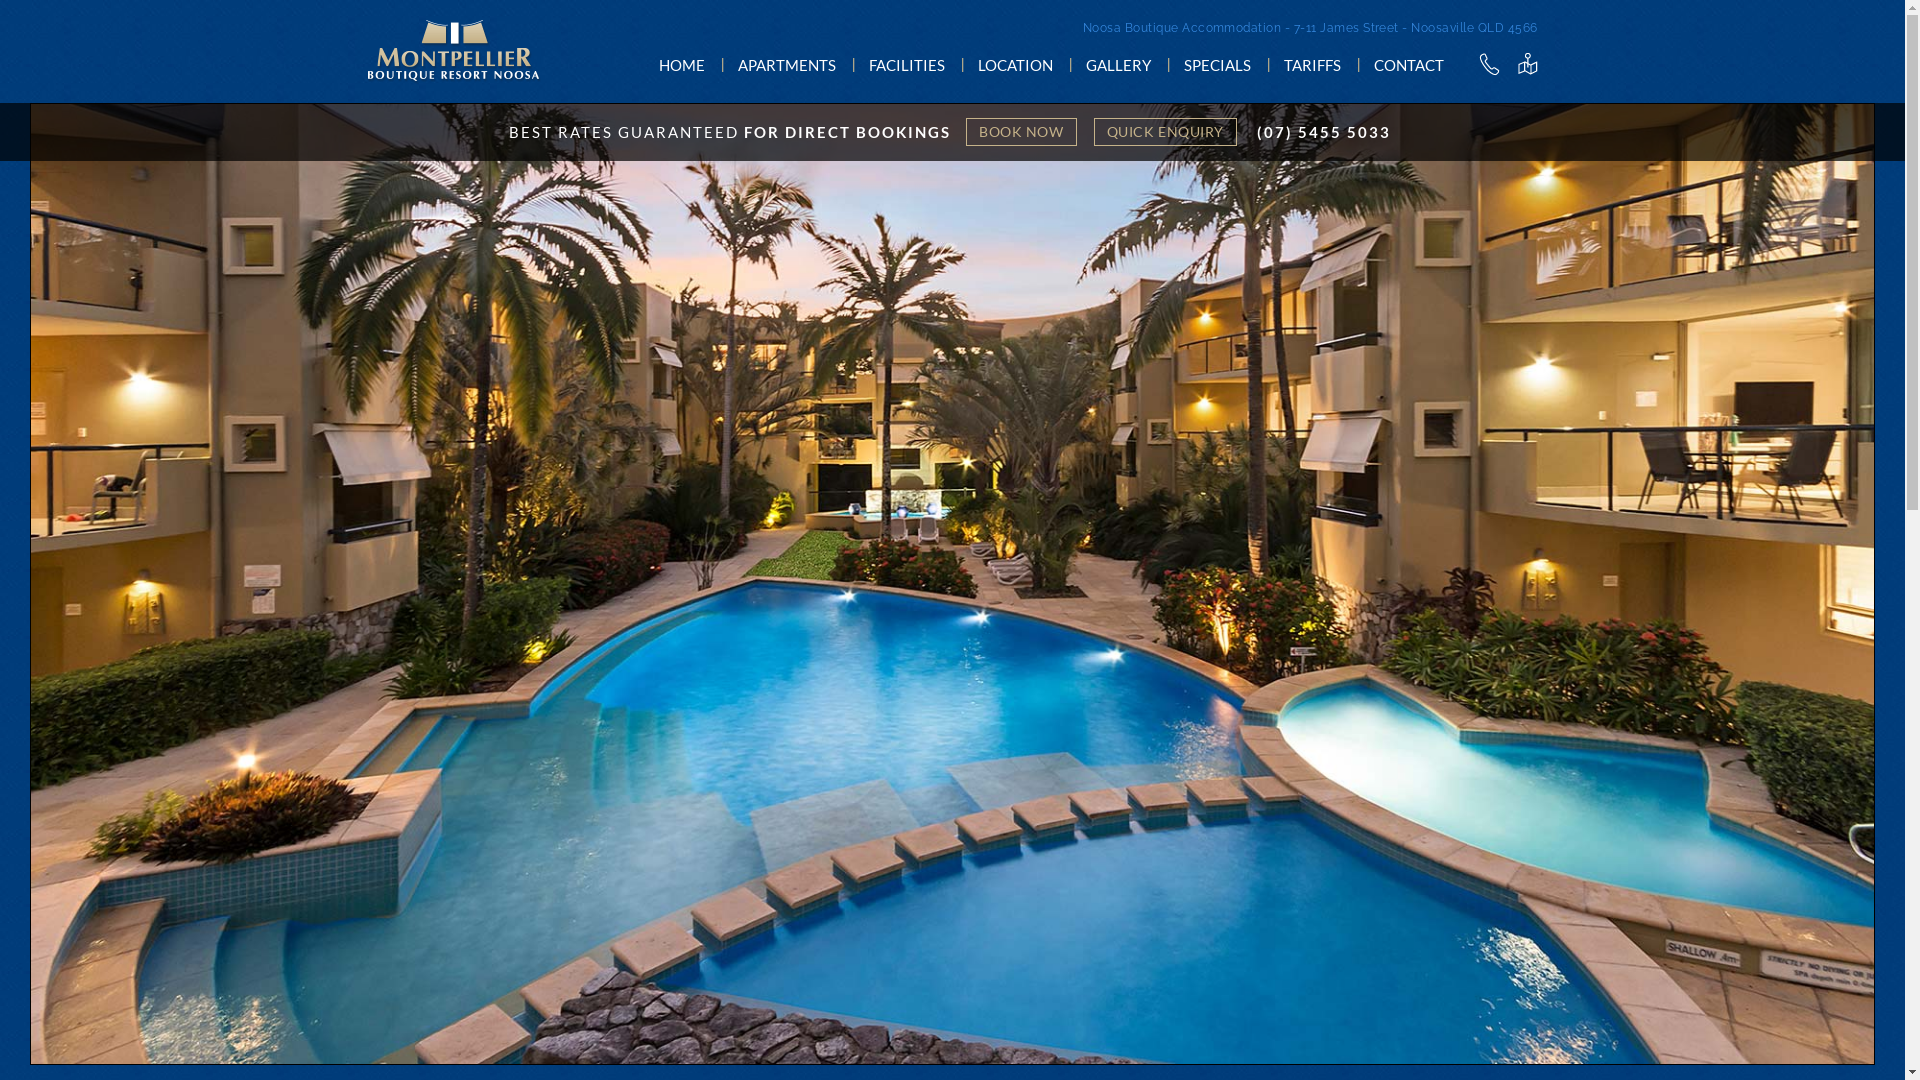 The image size is (1920, 1080). I want to click on 'LOCATION', so click(1015, 64).